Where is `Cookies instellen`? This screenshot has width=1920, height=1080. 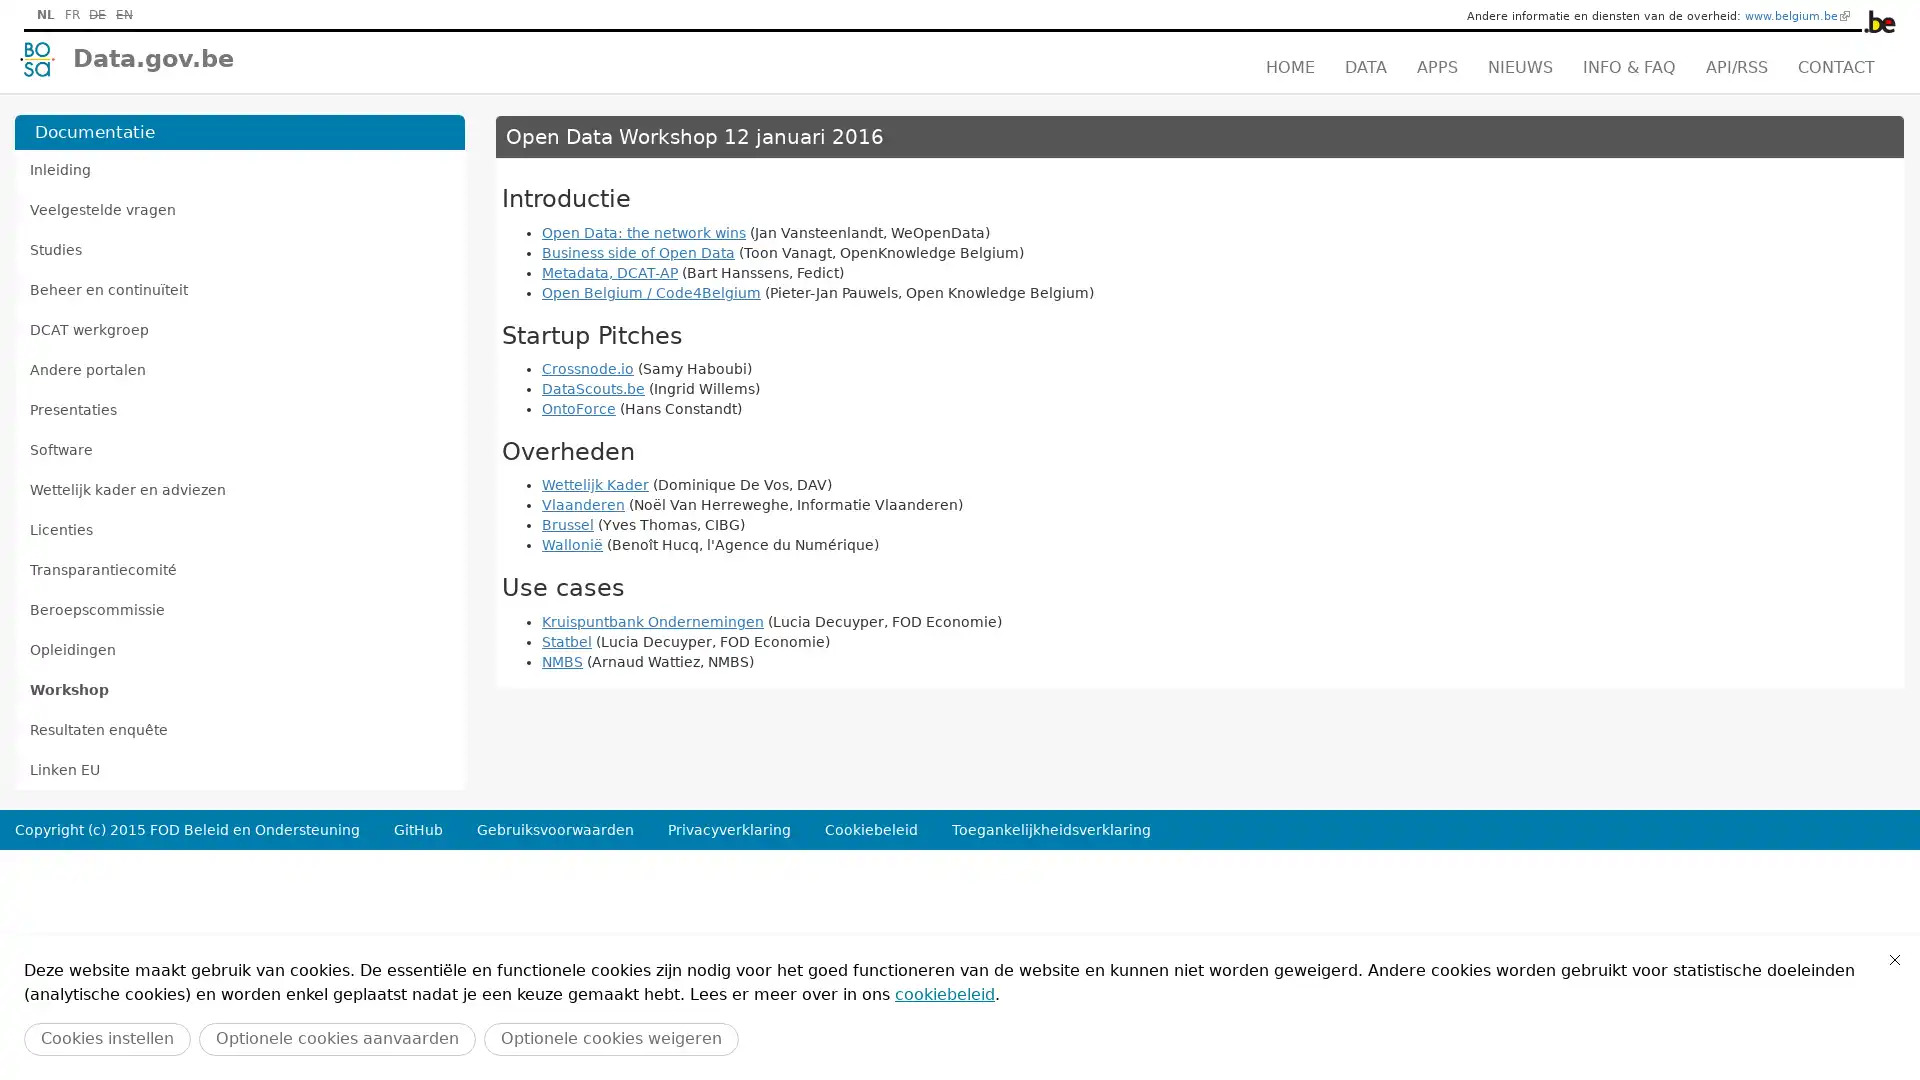 Cookies instellen is located at coordinates (106, 1038).